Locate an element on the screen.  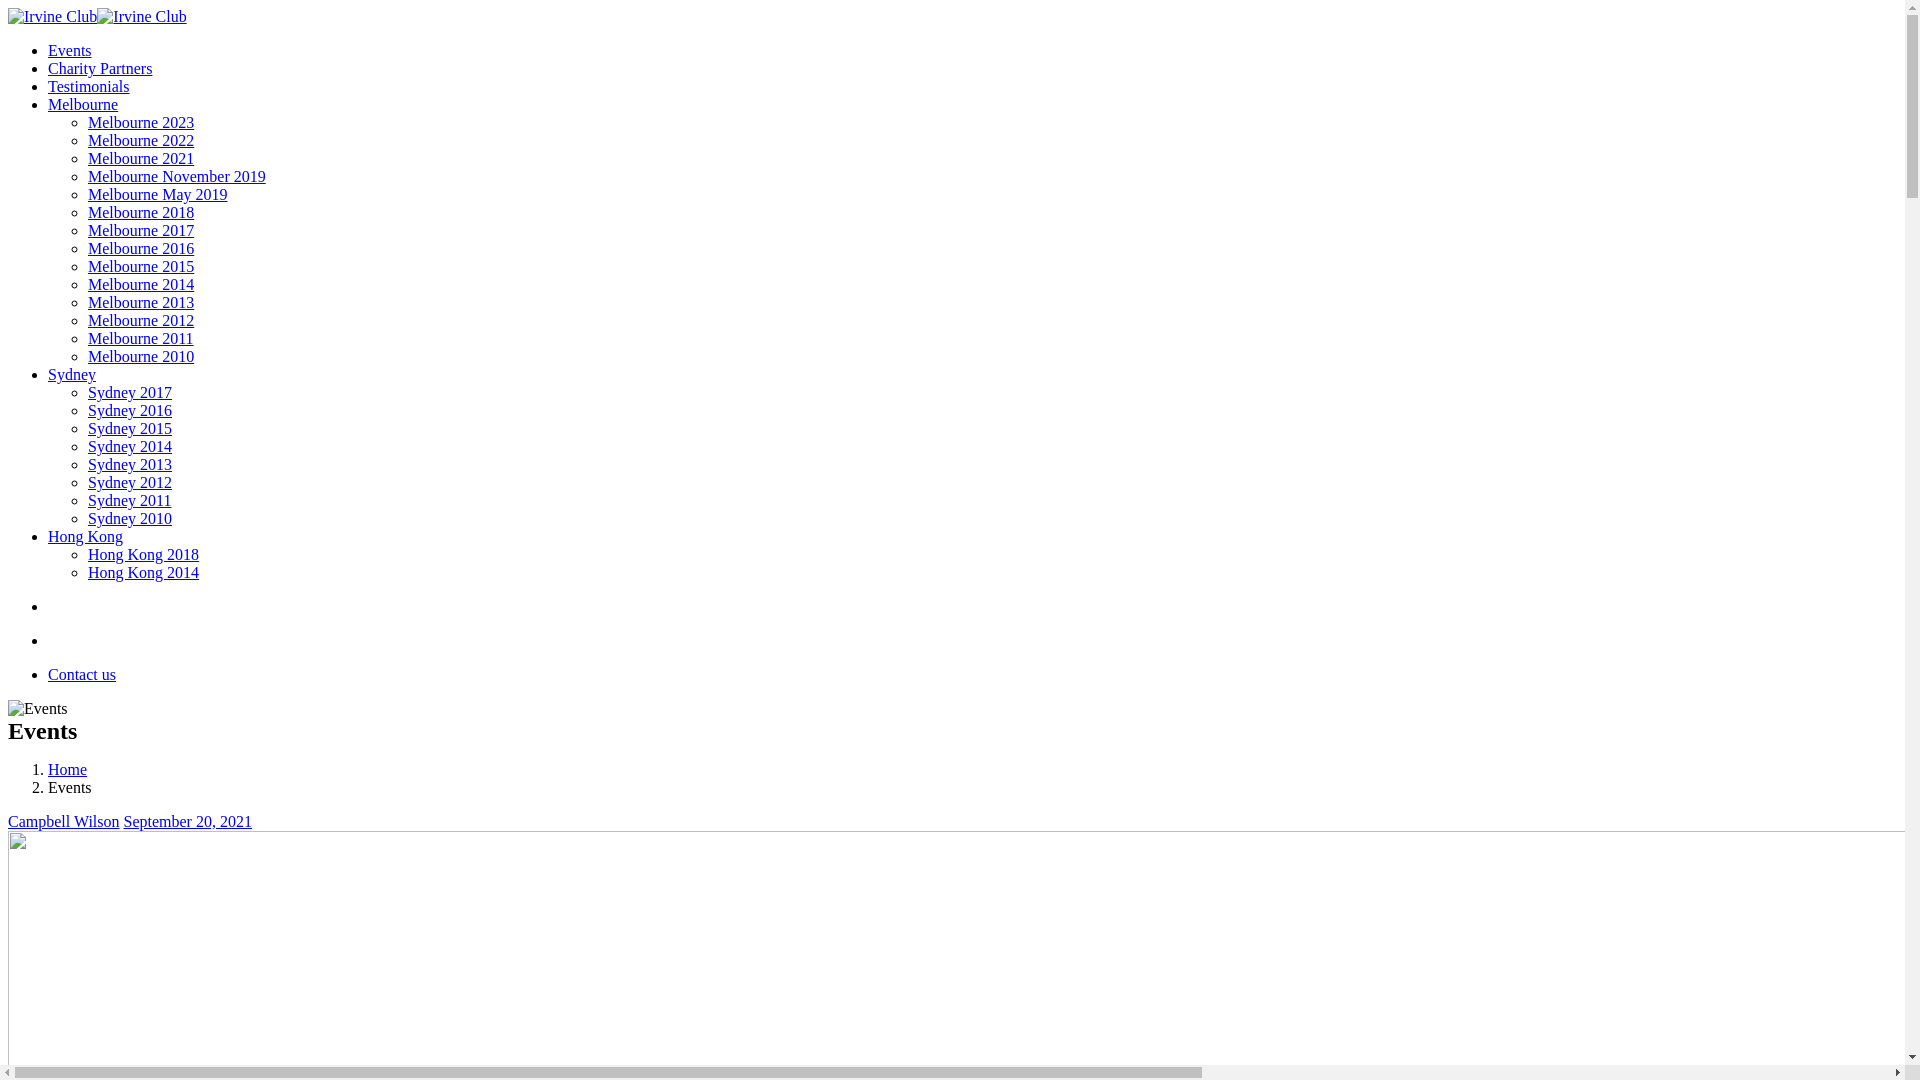
'Melbourne 2022' is located at coordinates (86, 139).